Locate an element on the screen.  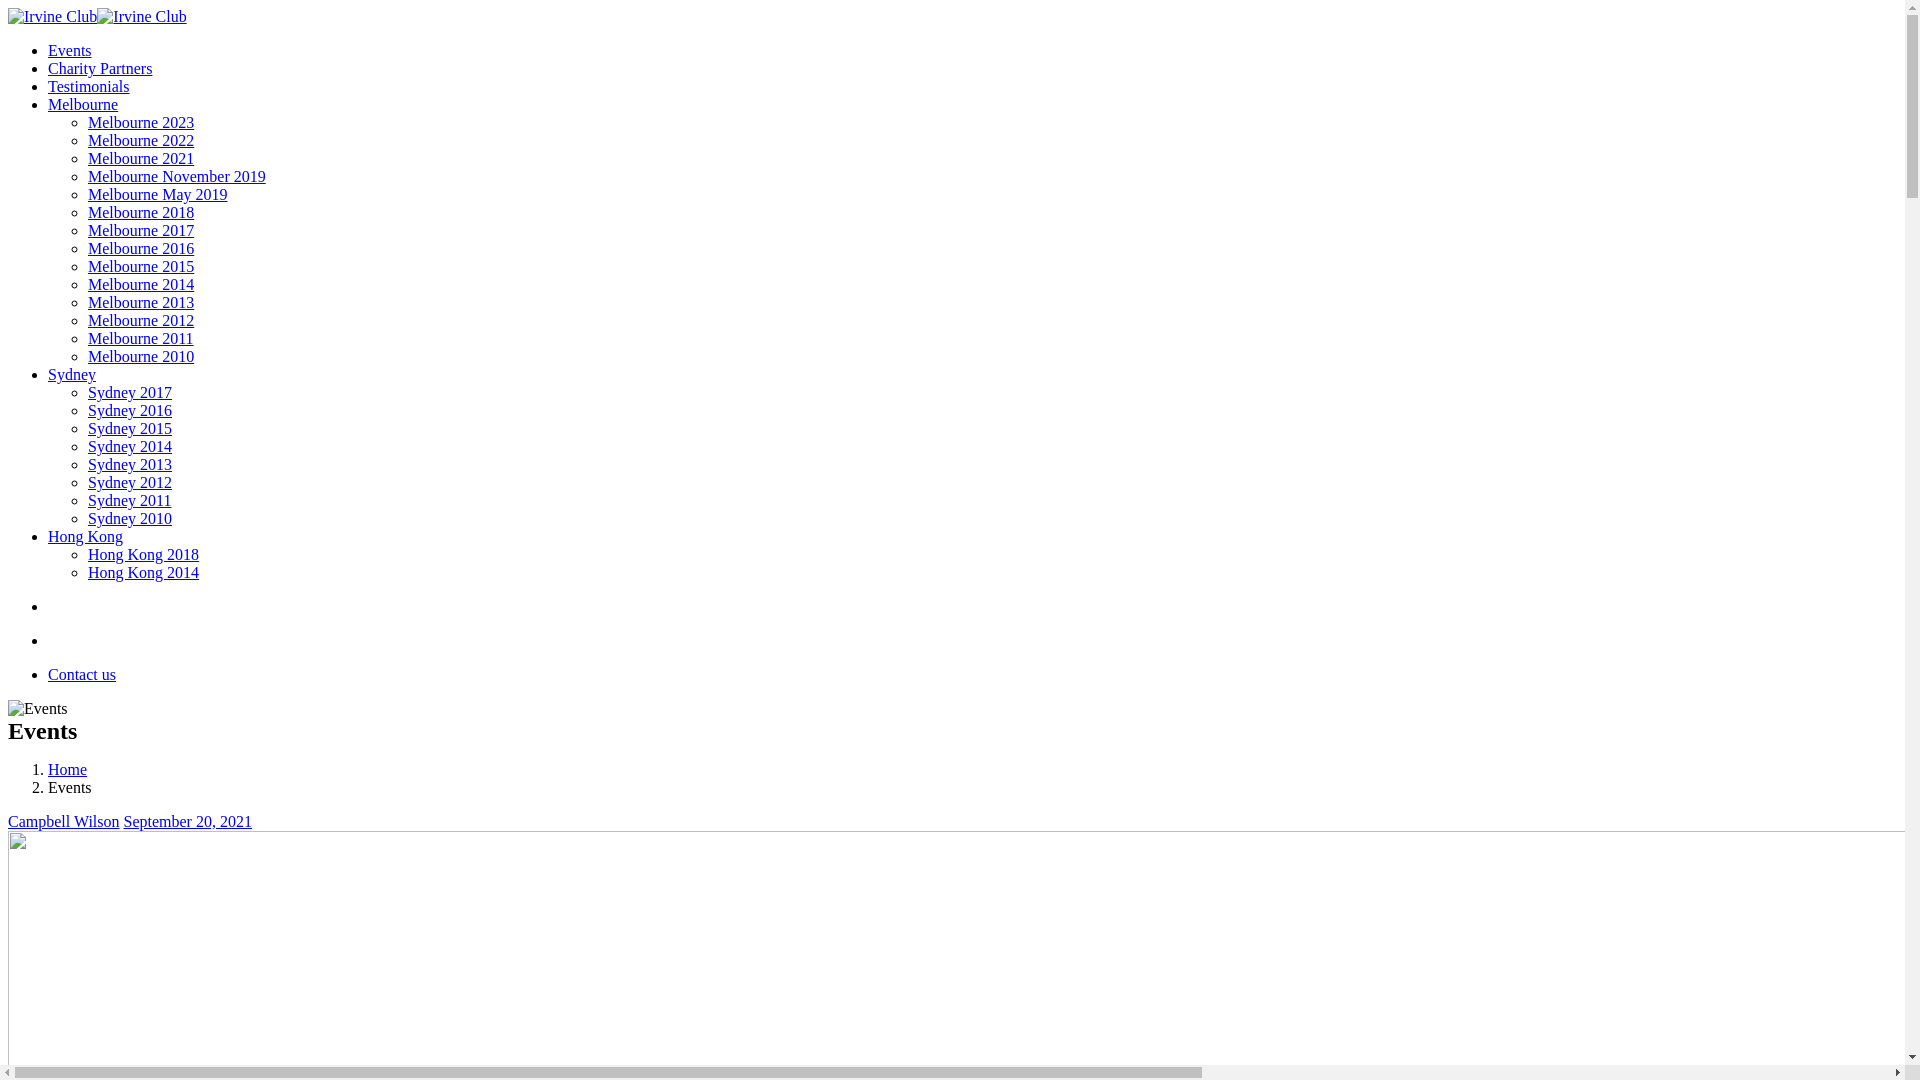
'Melbourne 2022' is located at coordinates (86, 139).